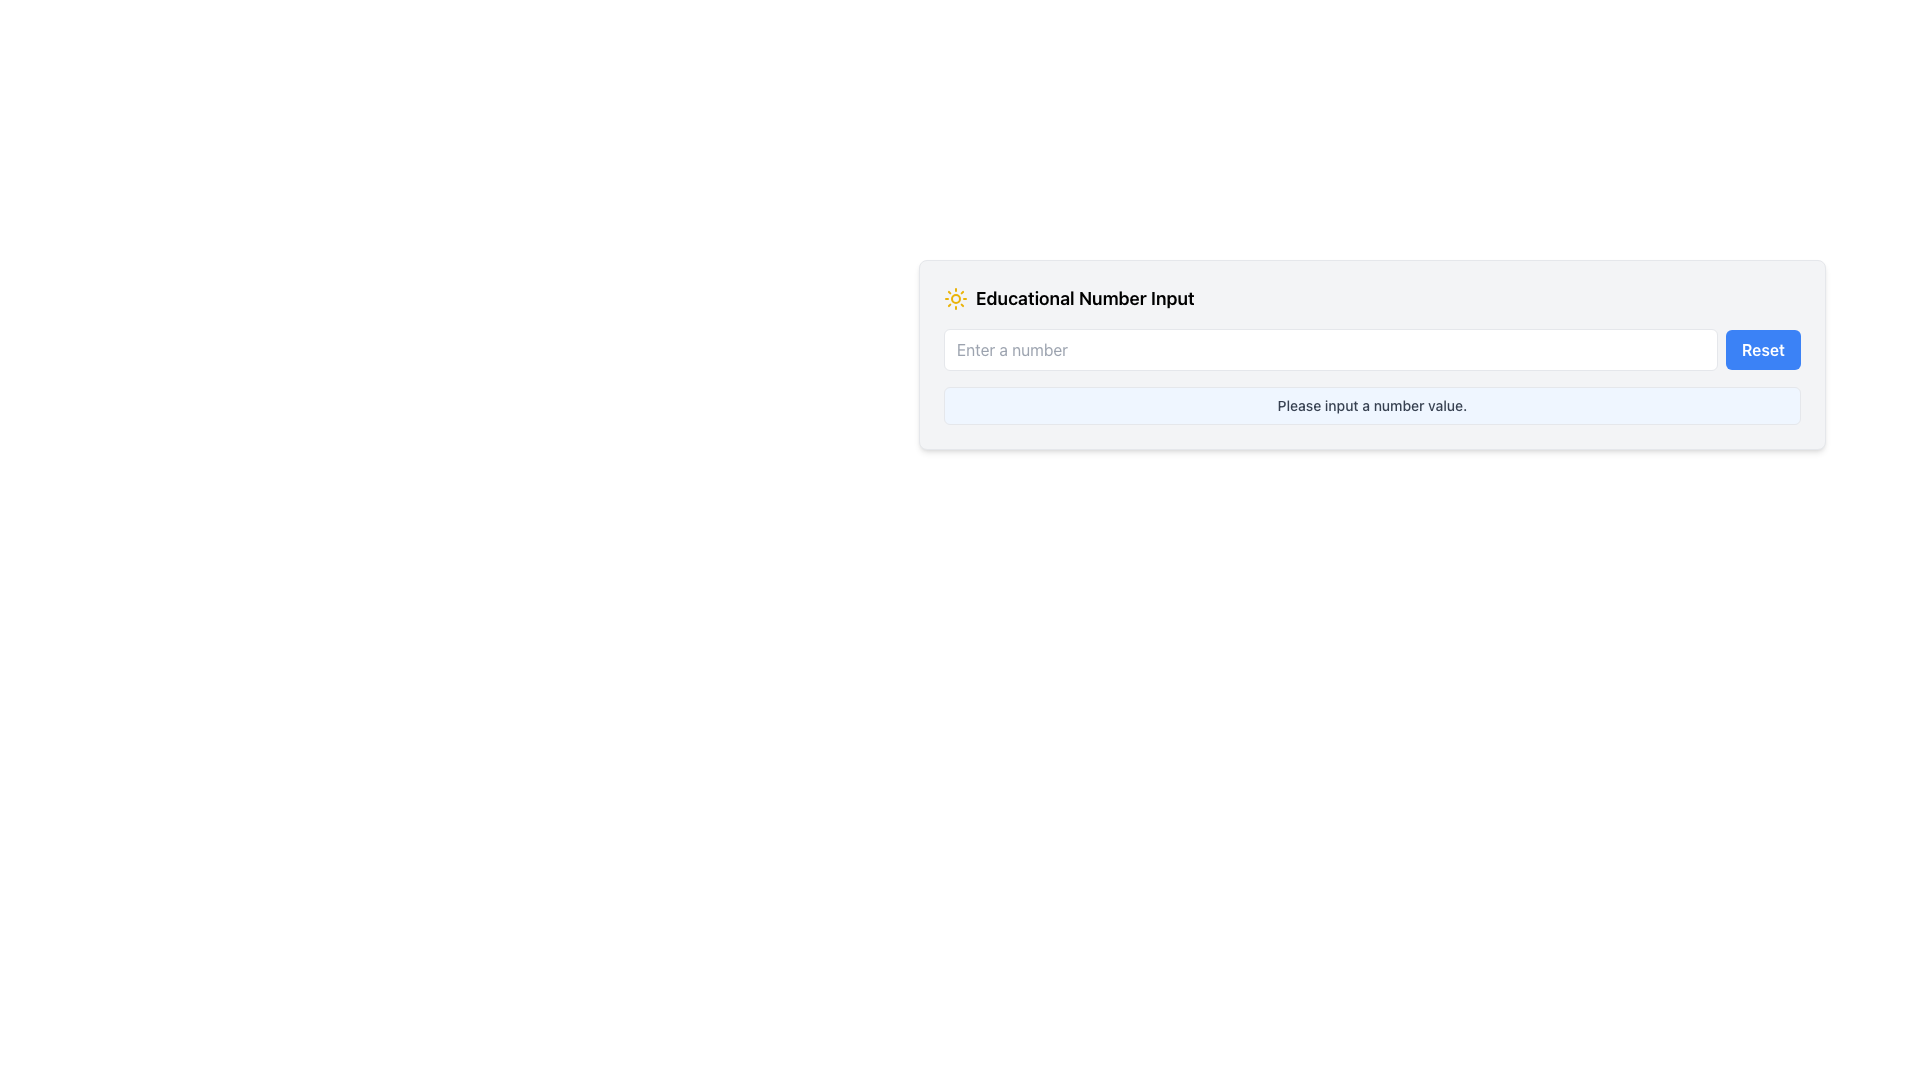 The width and height of the screenshot is (1920, 1080). I want to click on the Text label that serves as a heading for the adjacent input field, located near the top center of the interface, following a yellow sun icon and above an input box, so click(1084, 299).